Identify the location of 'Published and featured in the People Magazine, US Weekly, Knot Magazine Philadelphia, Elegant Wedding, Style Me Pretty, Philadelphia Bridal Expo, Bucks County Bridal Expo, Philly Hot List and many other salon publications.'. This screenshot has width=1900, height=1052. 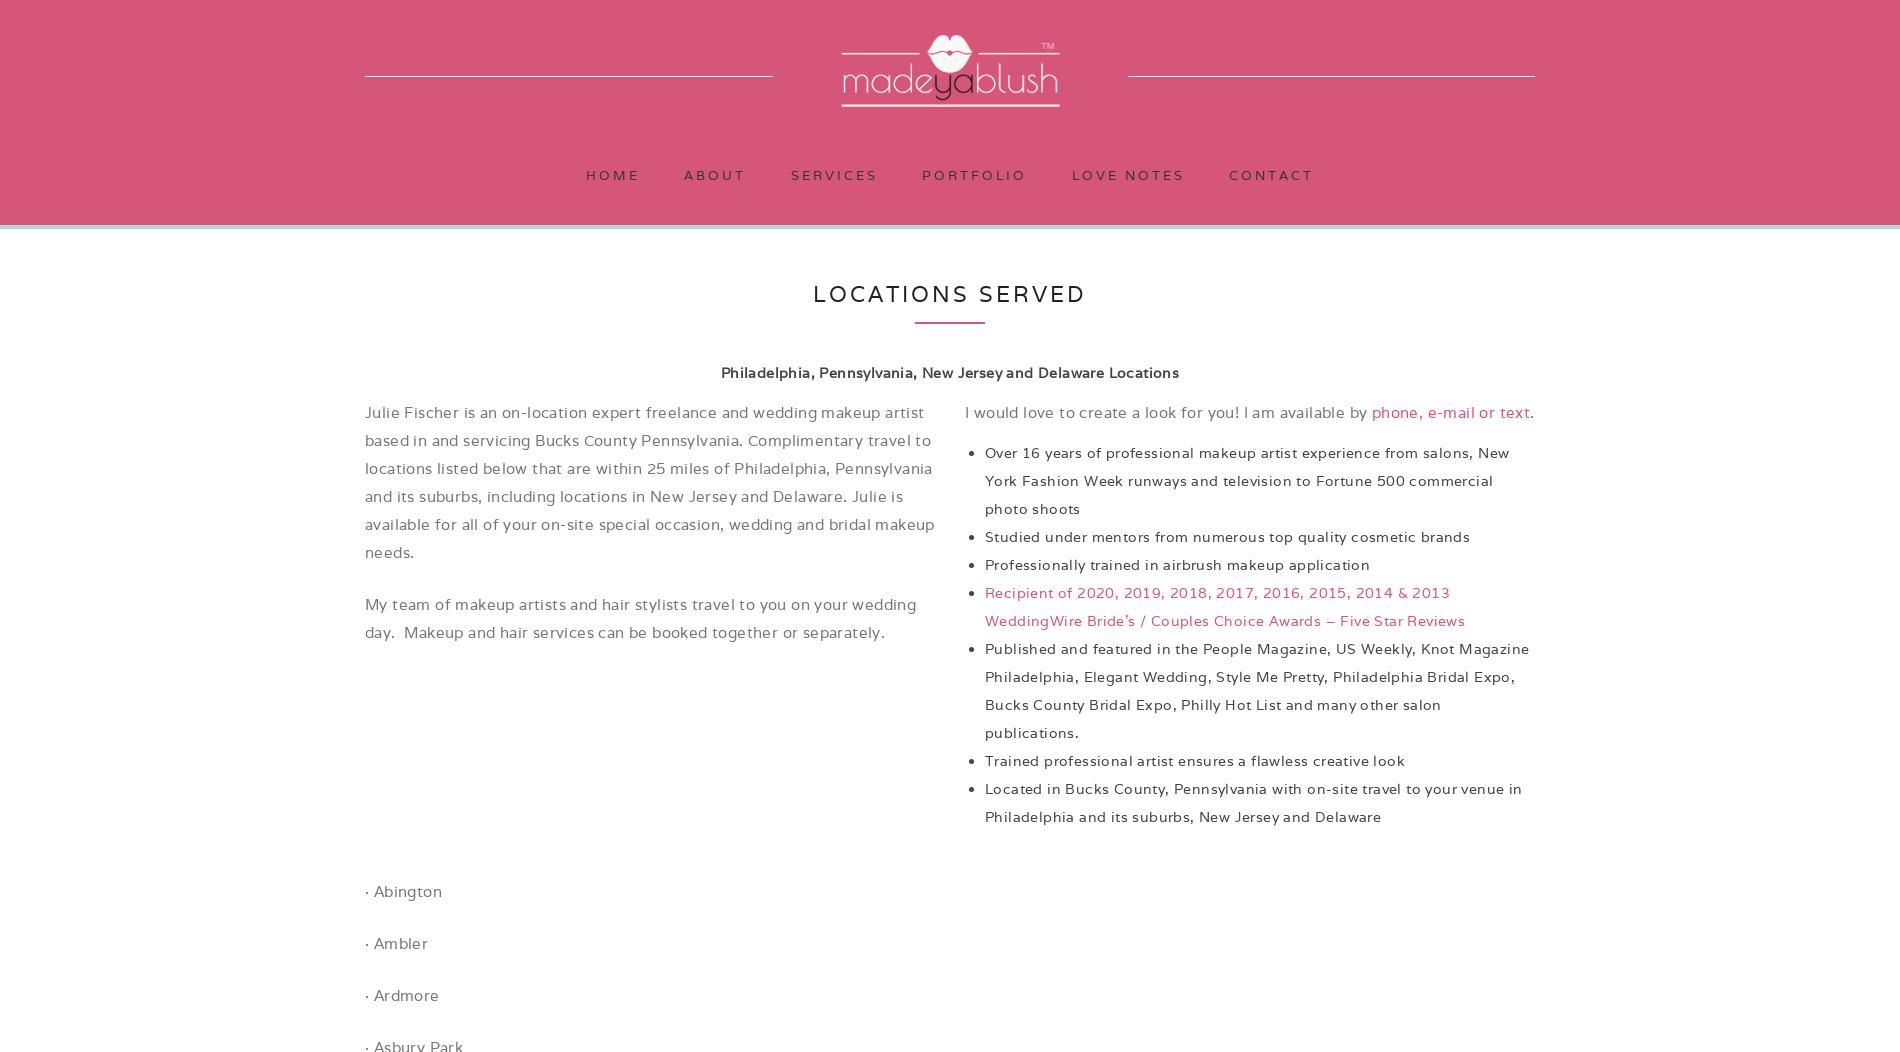
(984, 689).